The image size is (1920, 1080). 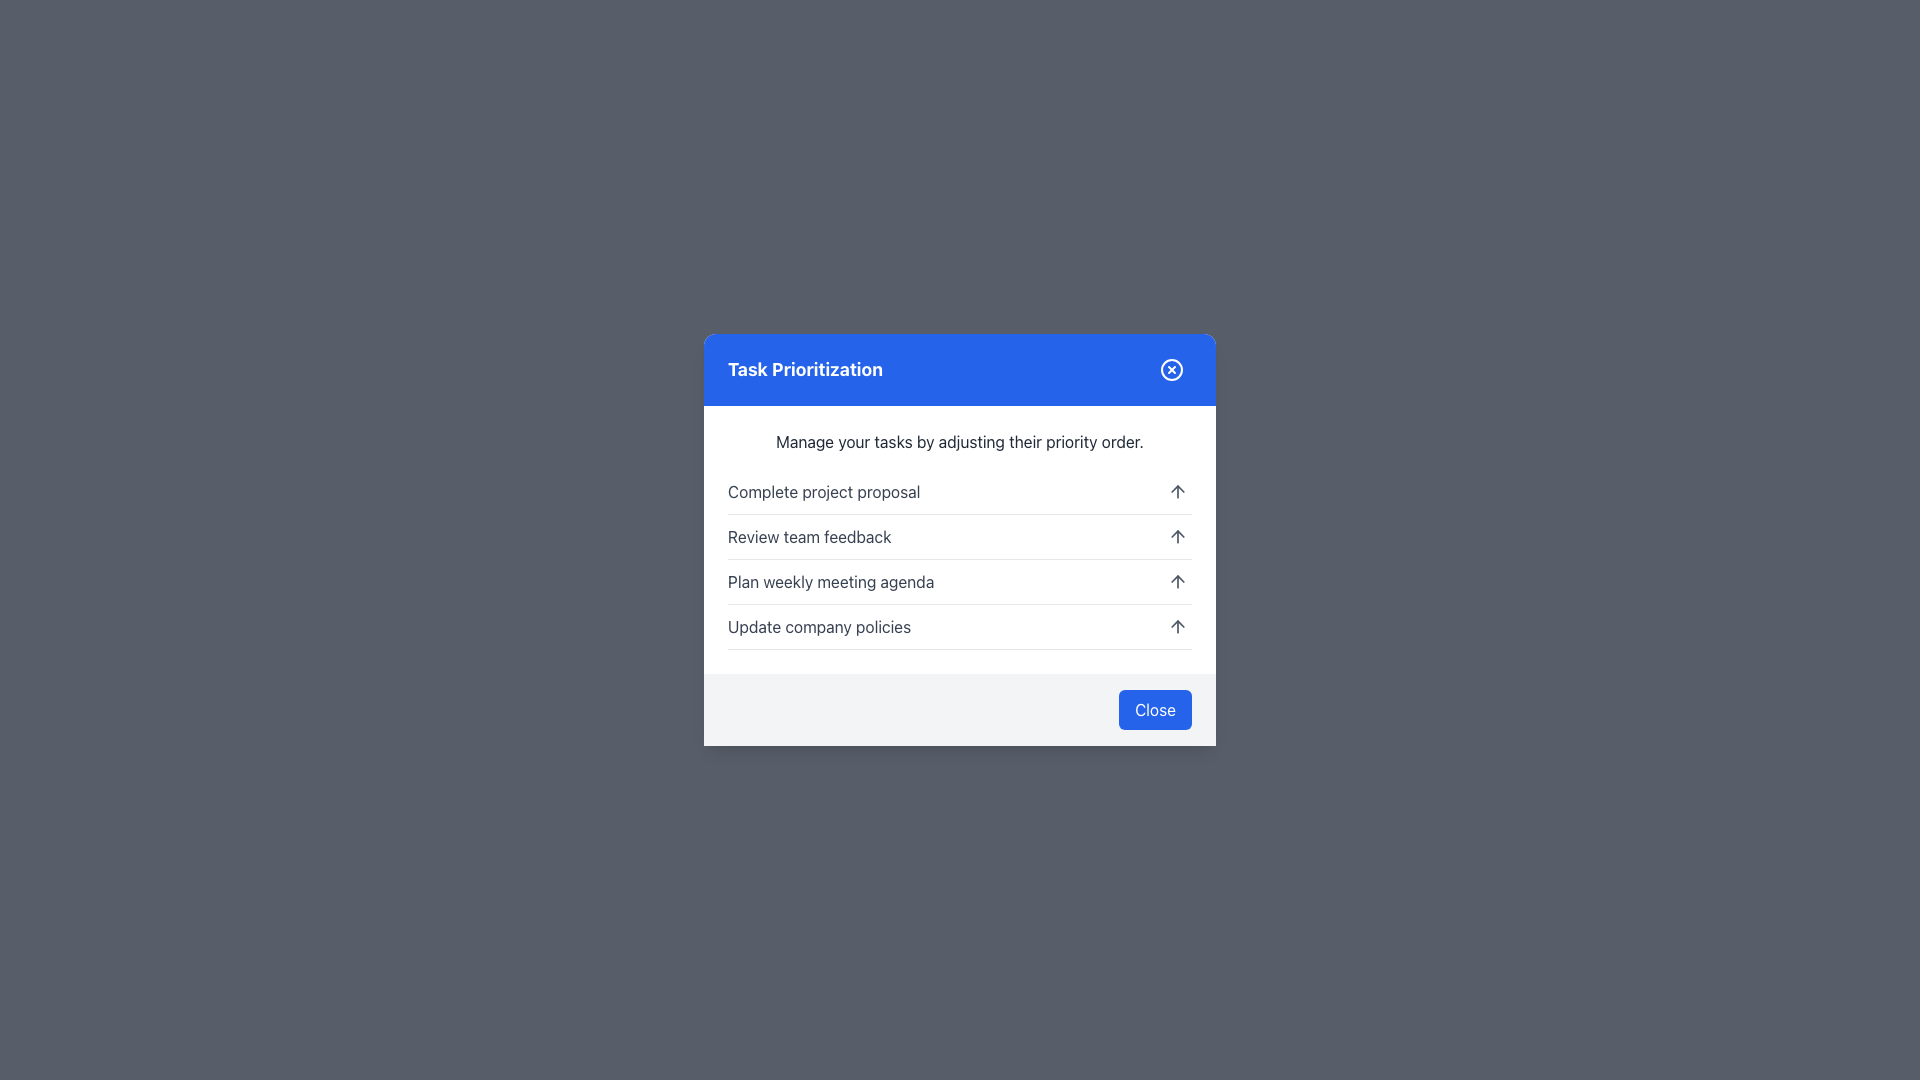 I want to click on the close button located in the footer panel of the modal dialog, positioned at the right side, so click(x=1155, y=708).